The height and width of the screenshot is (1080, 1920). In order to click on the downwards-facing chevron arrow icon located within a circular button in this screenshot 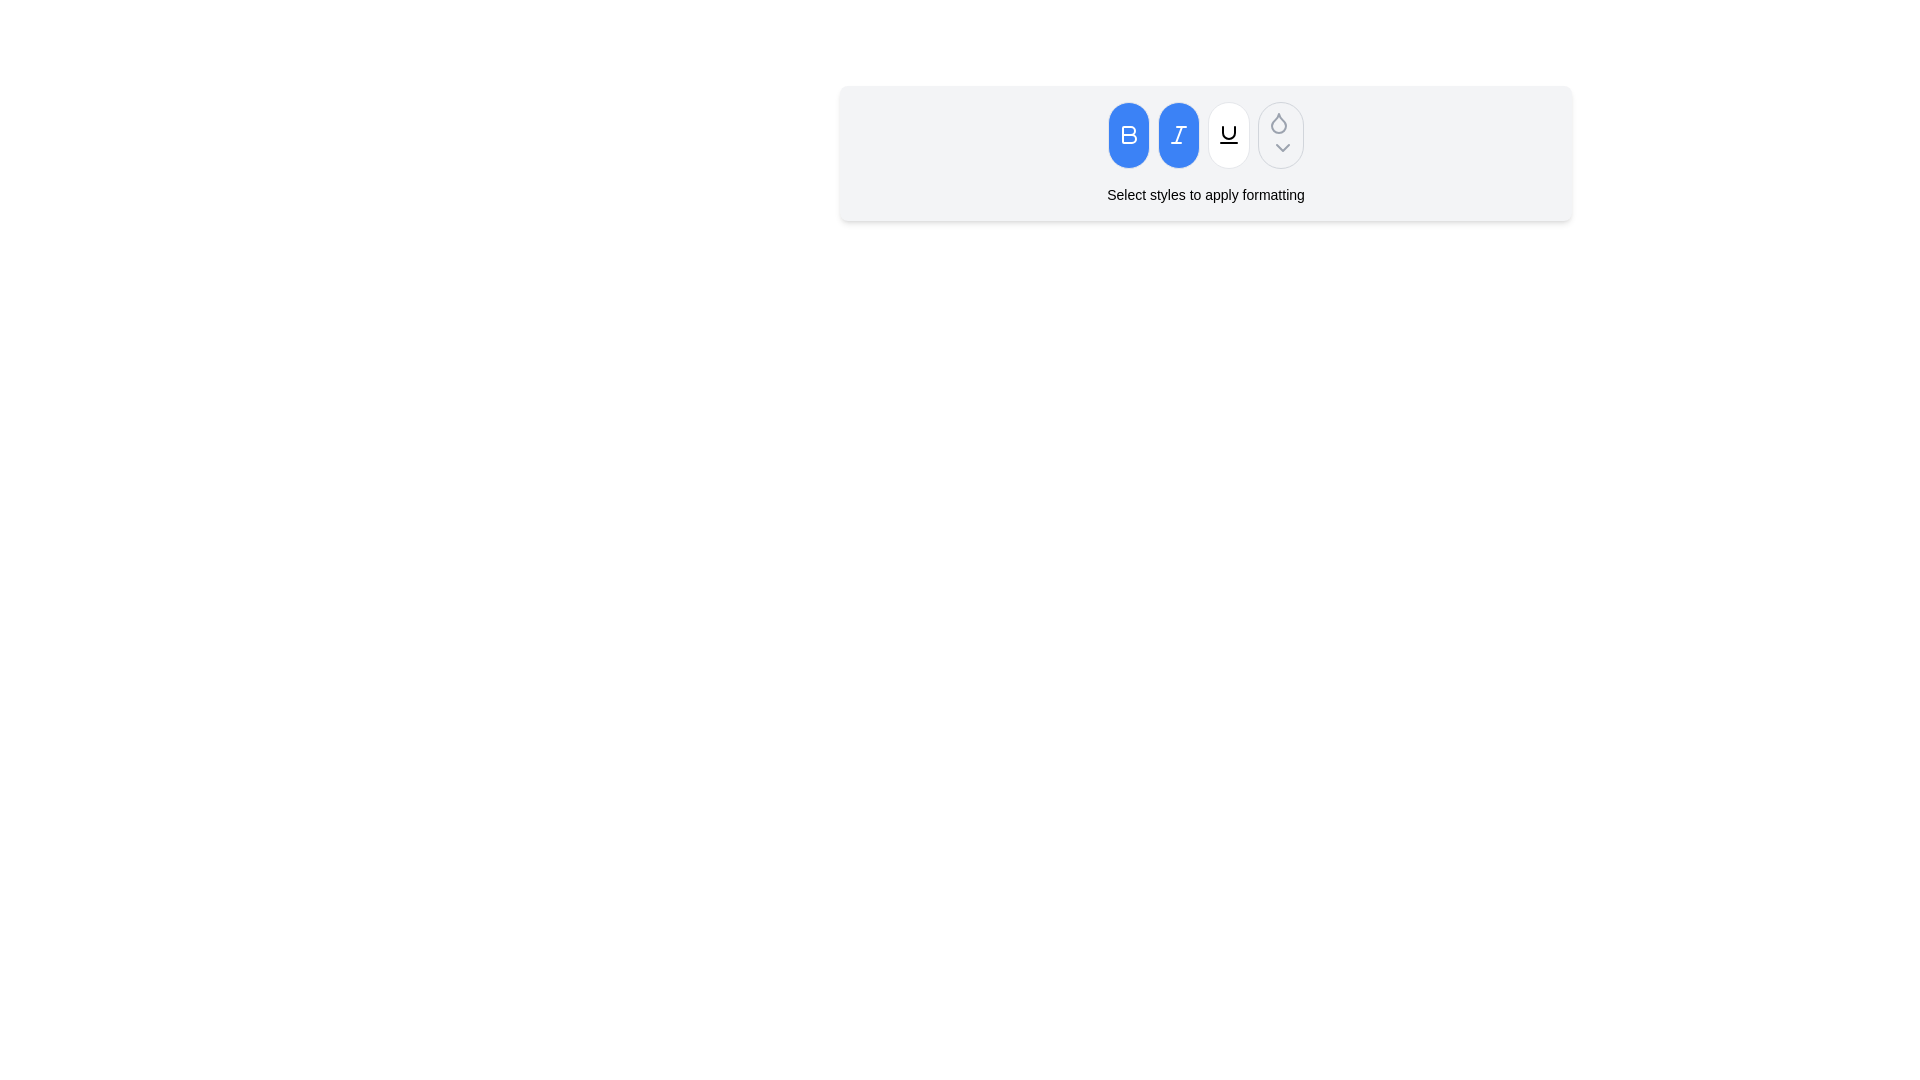, I will do `click(1282, 145)`.